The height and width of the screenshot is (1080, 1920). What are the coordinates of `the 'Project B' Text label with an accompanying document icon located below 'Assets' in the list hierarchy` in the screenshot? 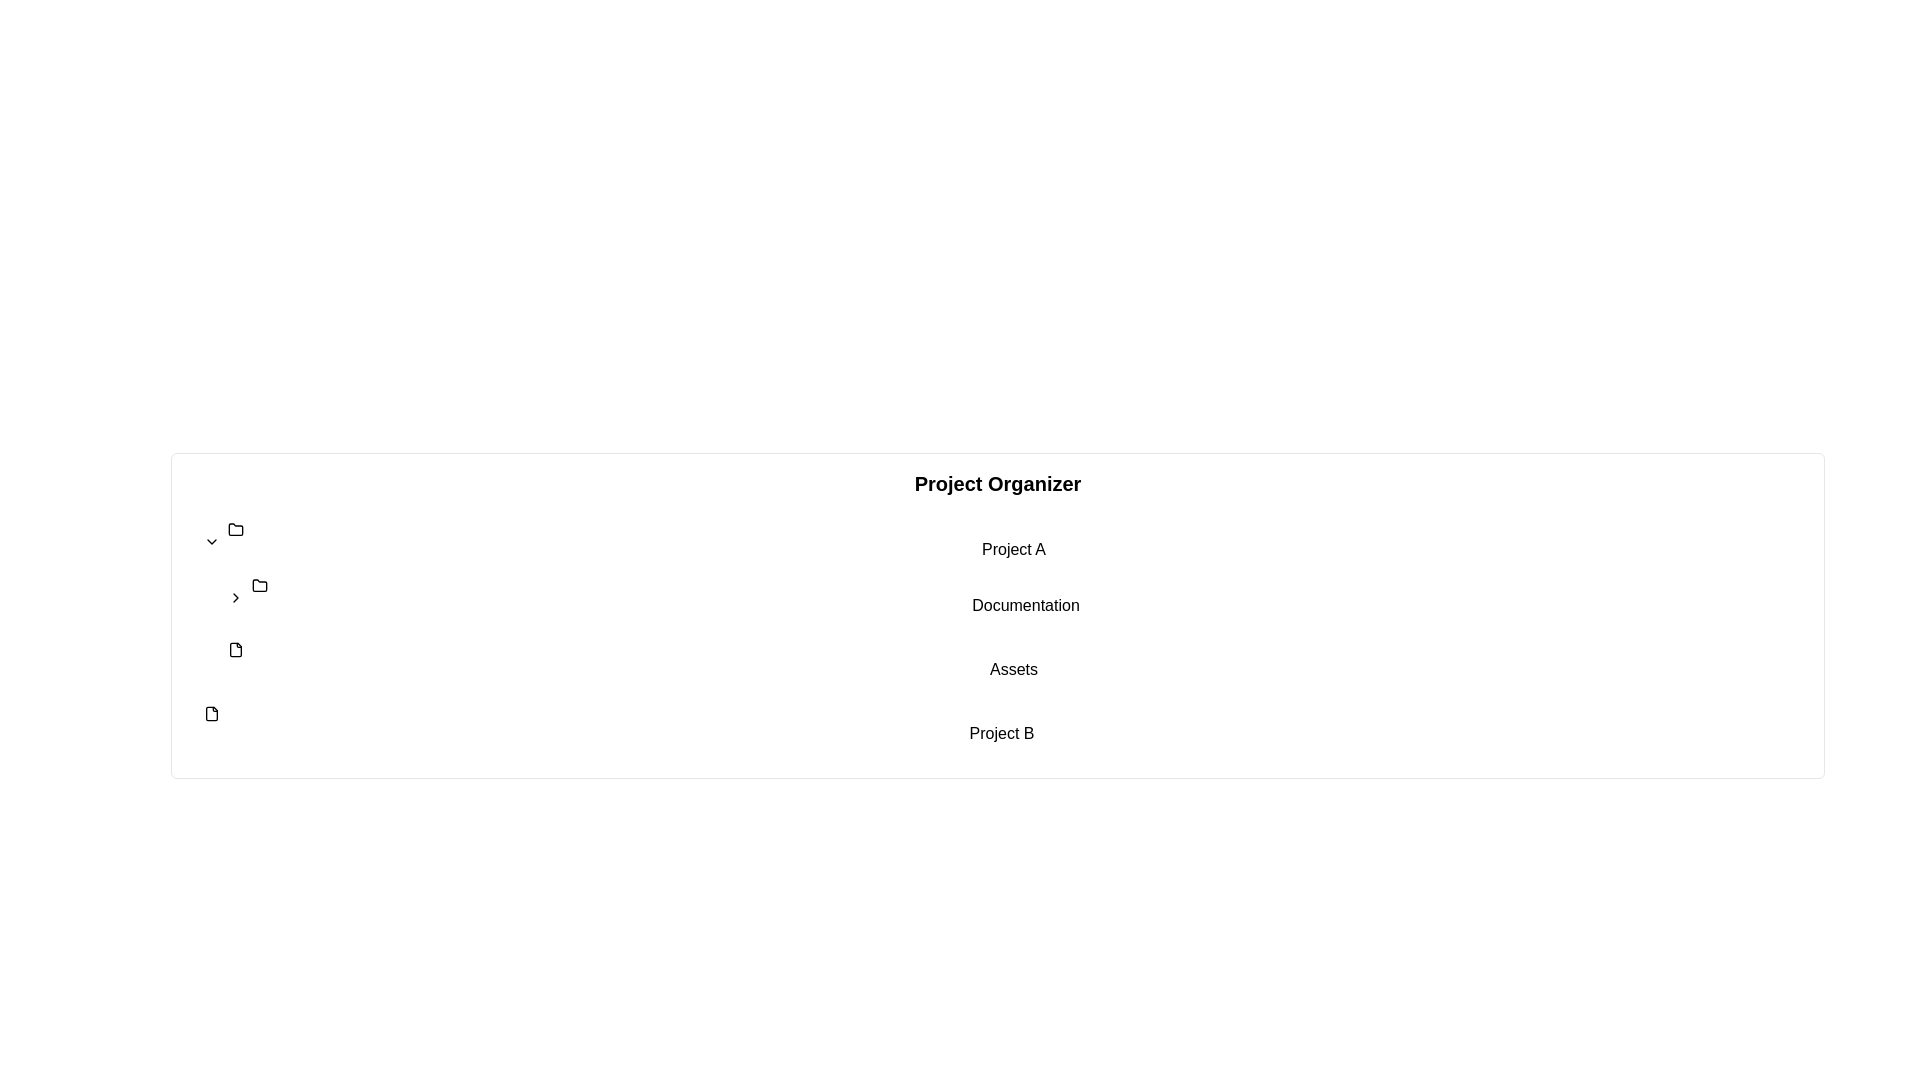 It's located at (1002, 725).